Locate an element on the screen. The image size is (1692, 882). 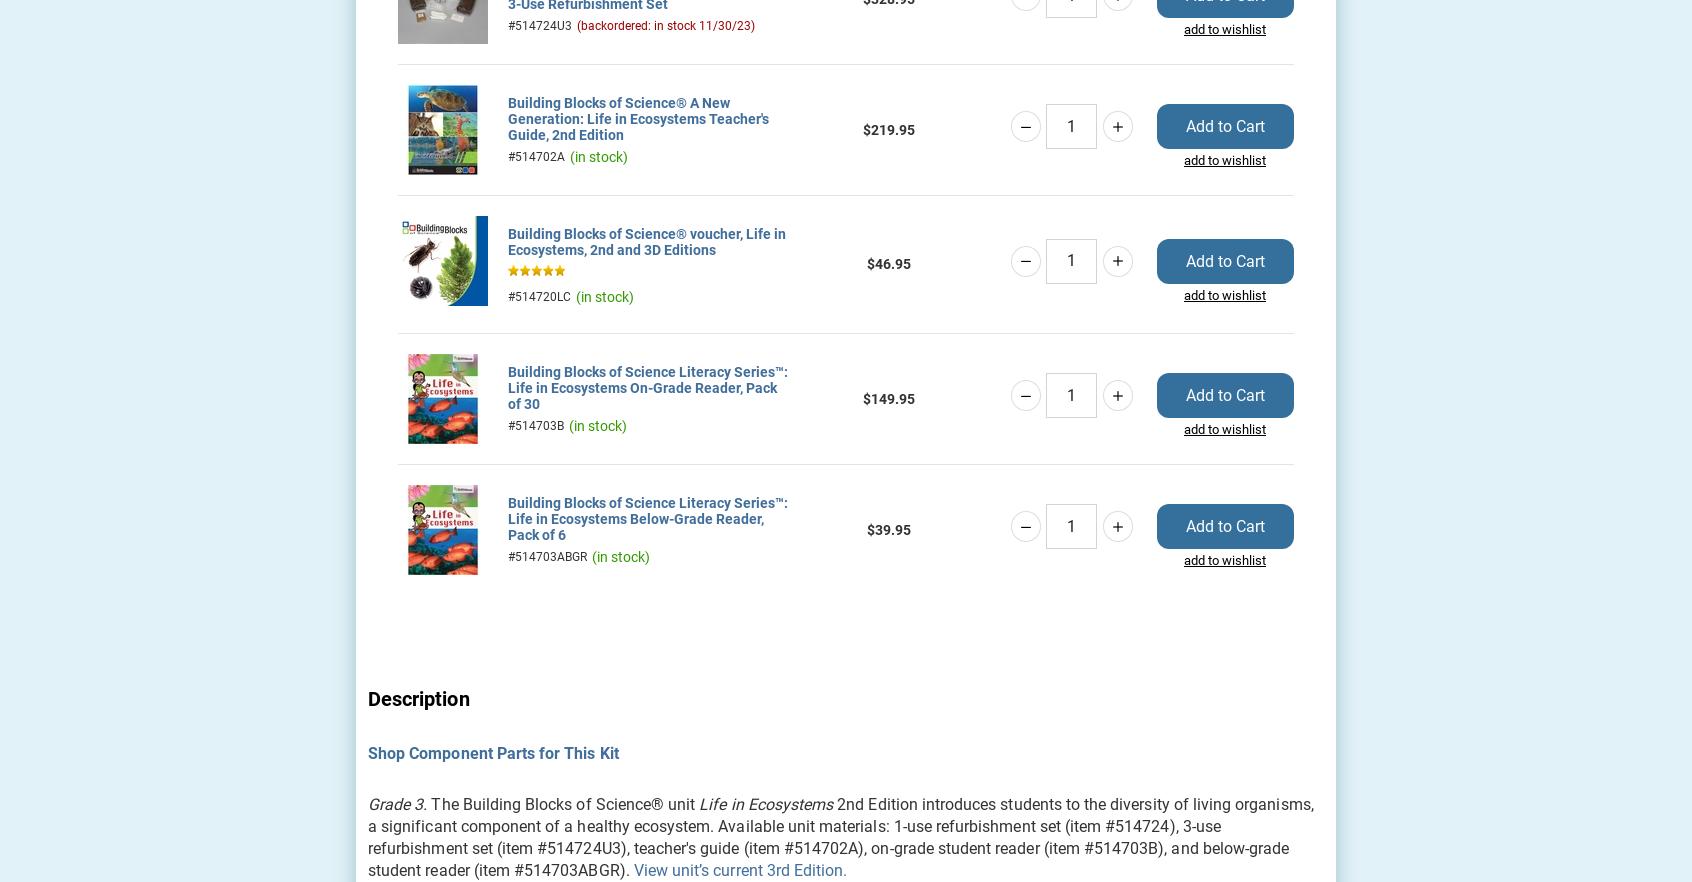
'#514702A' is located at coordinates (536, 156).